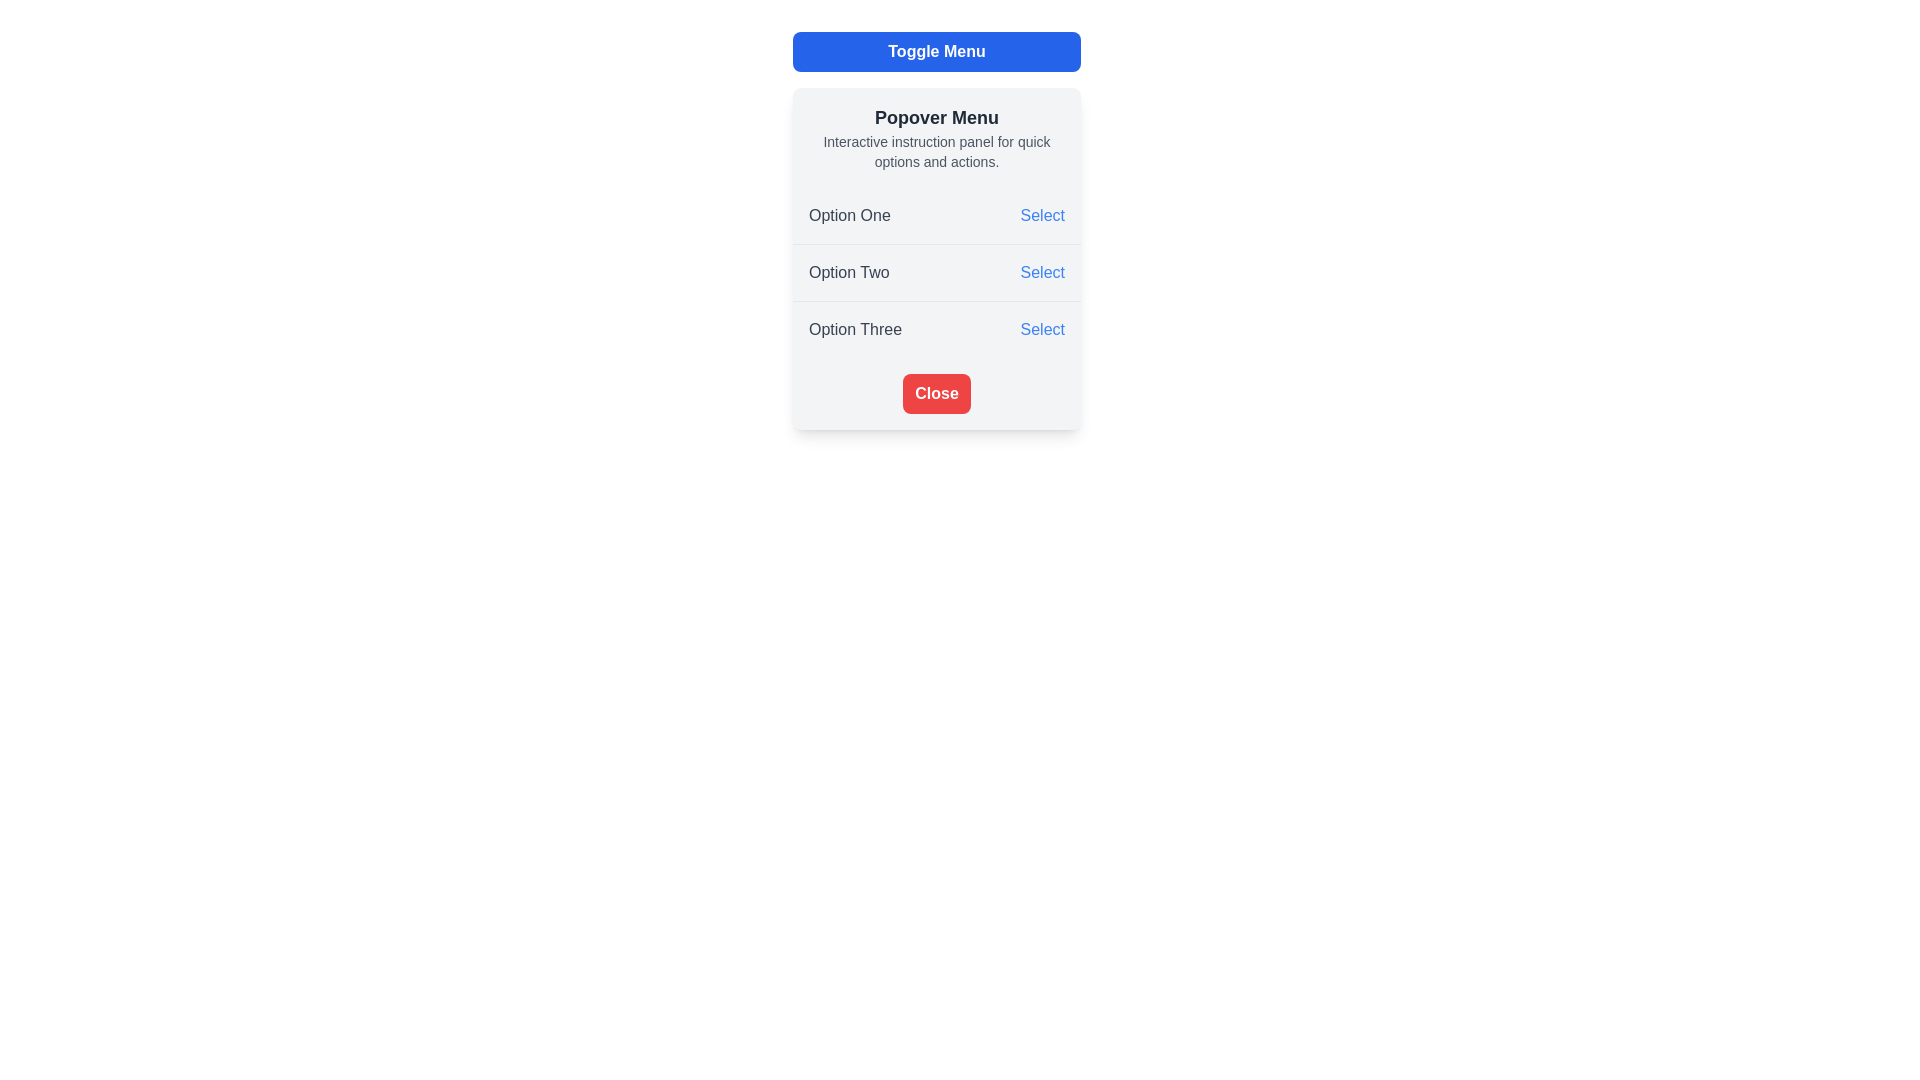 The width and height of the screenshot is (1920, 1080). What do you see at coordinates (935, 50) in the screenshot?
I see `the blue rectangular button labeled 'Toggle Menu'` at bounding box center [935, 50].